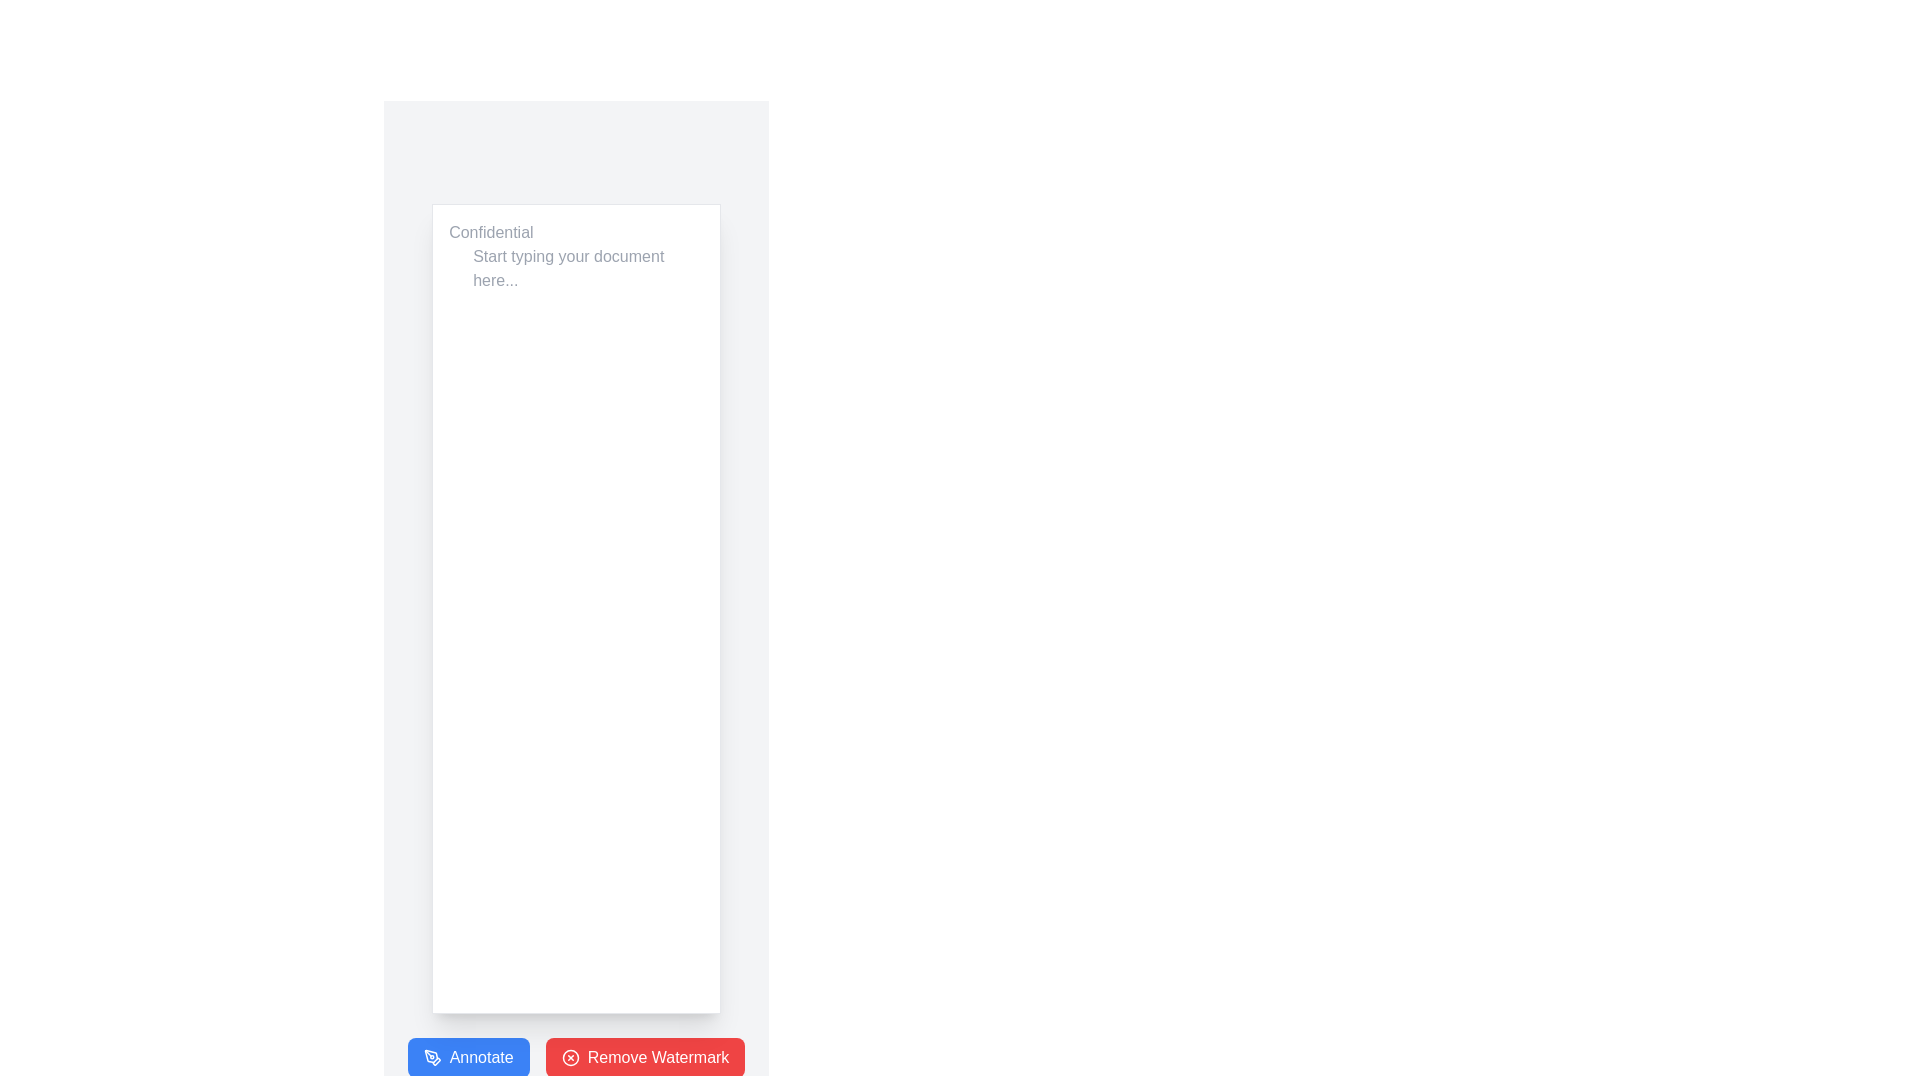 This screenshot has height=1080, width=1920. What do you see at coordinates (431, 1056) in the screenshot?
I see `the 'Annotate' button located at the bottom-left corner of the interface, which contains a small SVG pen tool icon on its left side` at bounding box center [431, 1056].